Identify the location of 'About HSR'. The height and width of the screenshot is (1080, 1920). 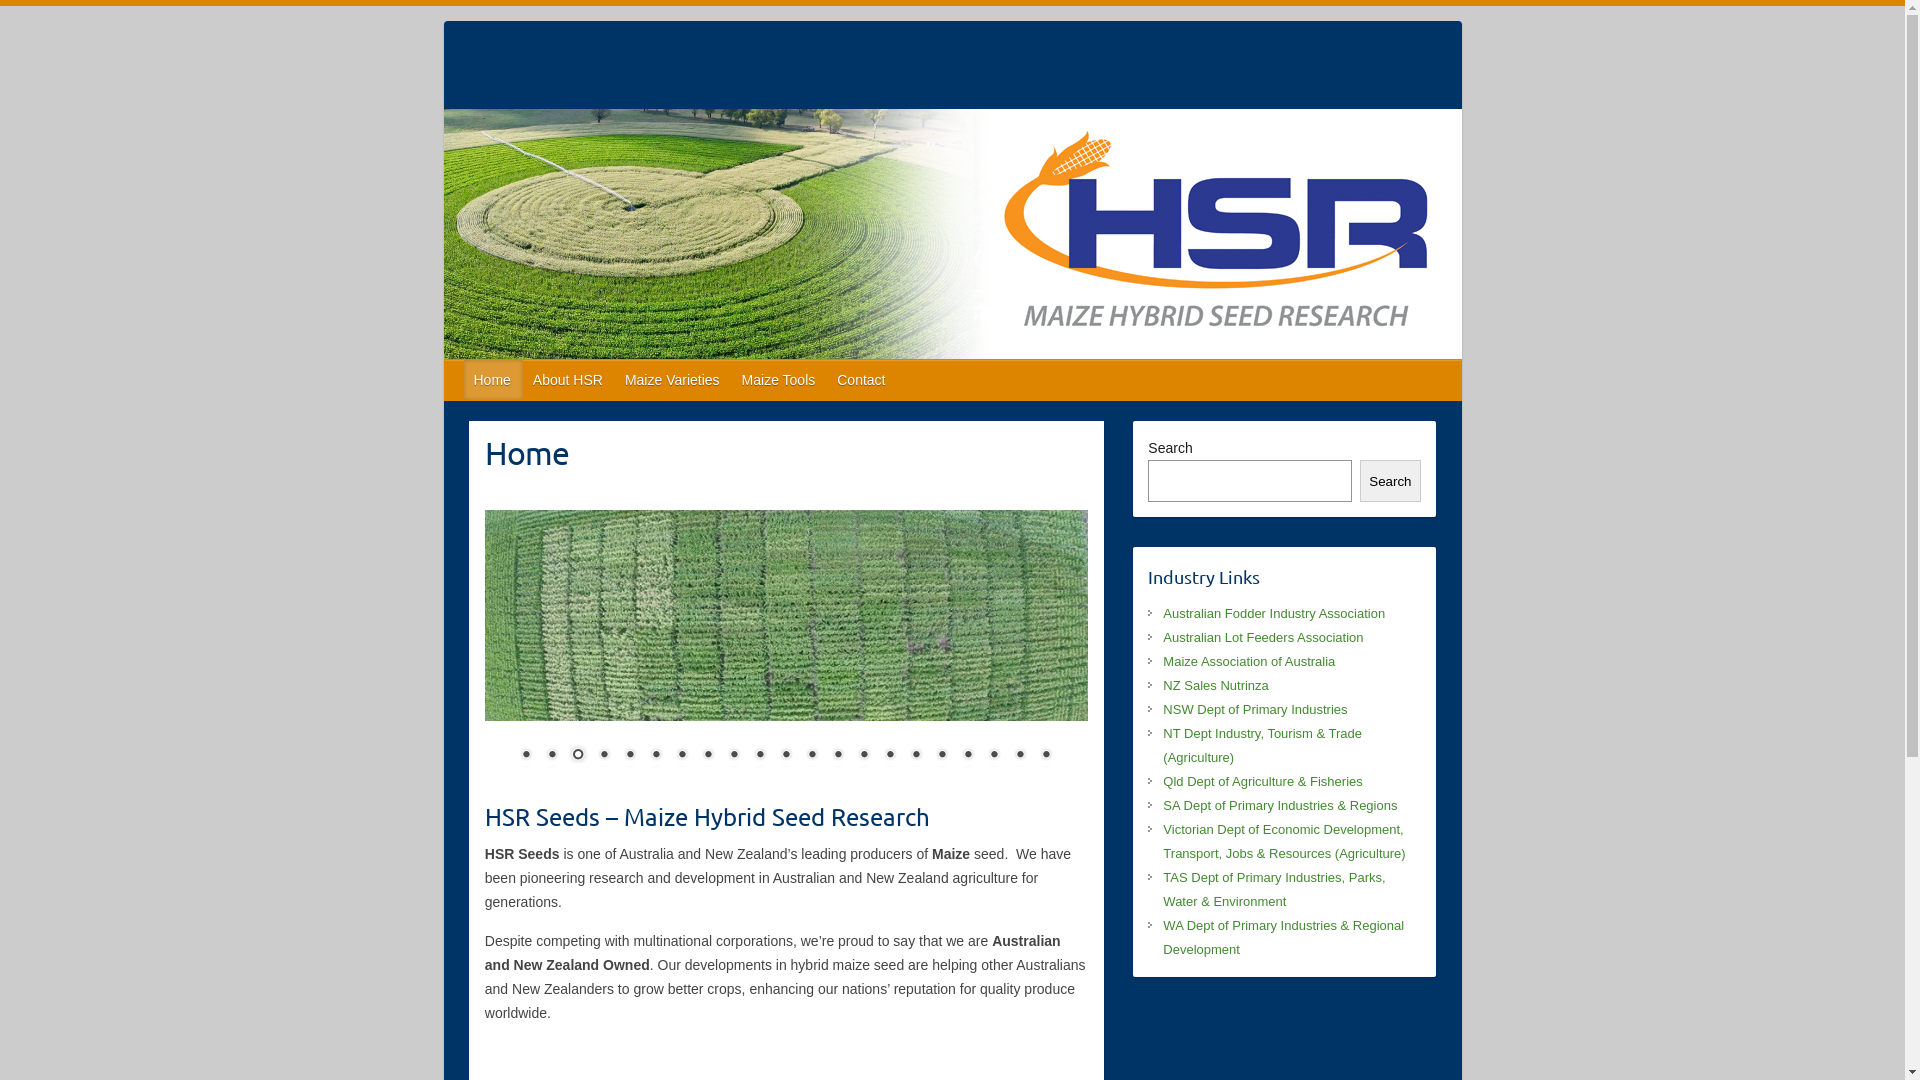
(568, 380).